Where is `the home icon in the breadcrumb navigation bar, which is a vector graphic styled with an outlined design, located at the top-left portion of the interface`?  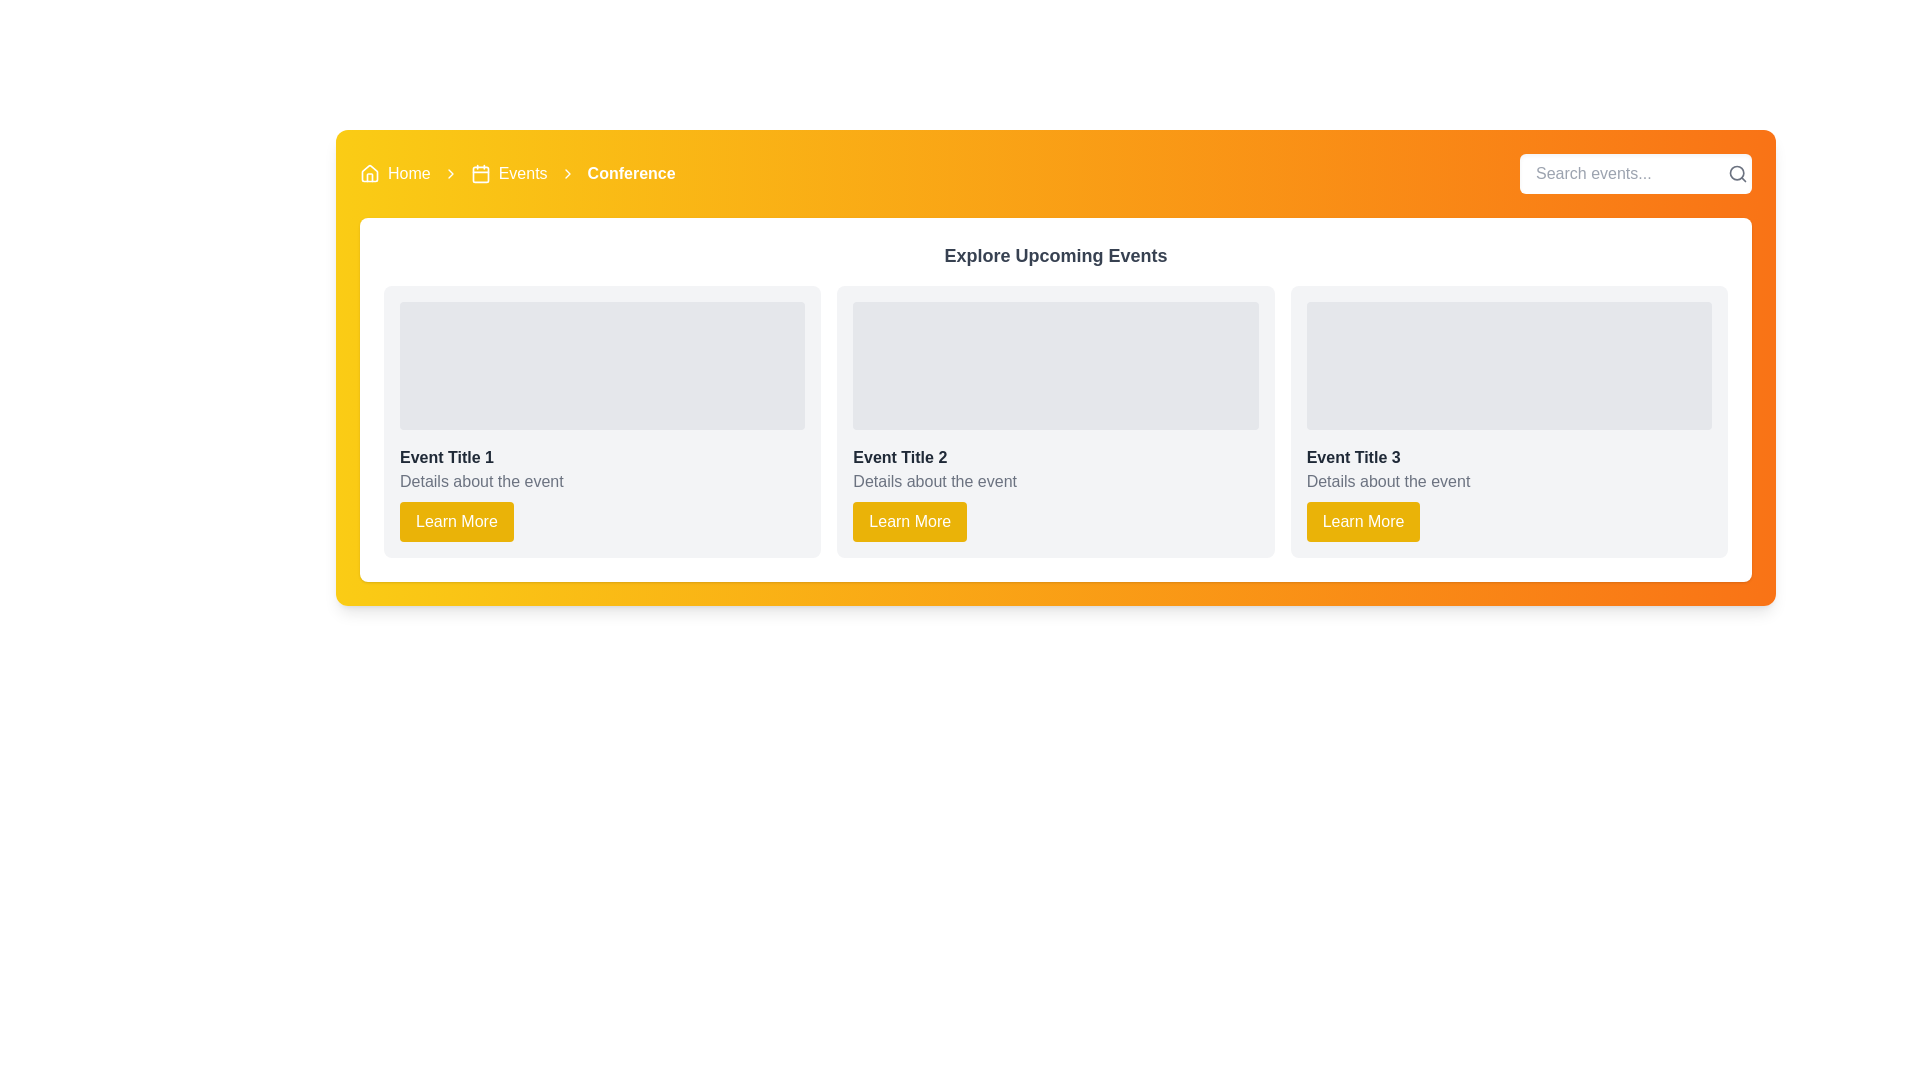 the home icon in the breadcrumb navigation bar, which is a vector graphic styled with an outlined design, located at the top-left portion of the interface is located at coordinates (369, 172).